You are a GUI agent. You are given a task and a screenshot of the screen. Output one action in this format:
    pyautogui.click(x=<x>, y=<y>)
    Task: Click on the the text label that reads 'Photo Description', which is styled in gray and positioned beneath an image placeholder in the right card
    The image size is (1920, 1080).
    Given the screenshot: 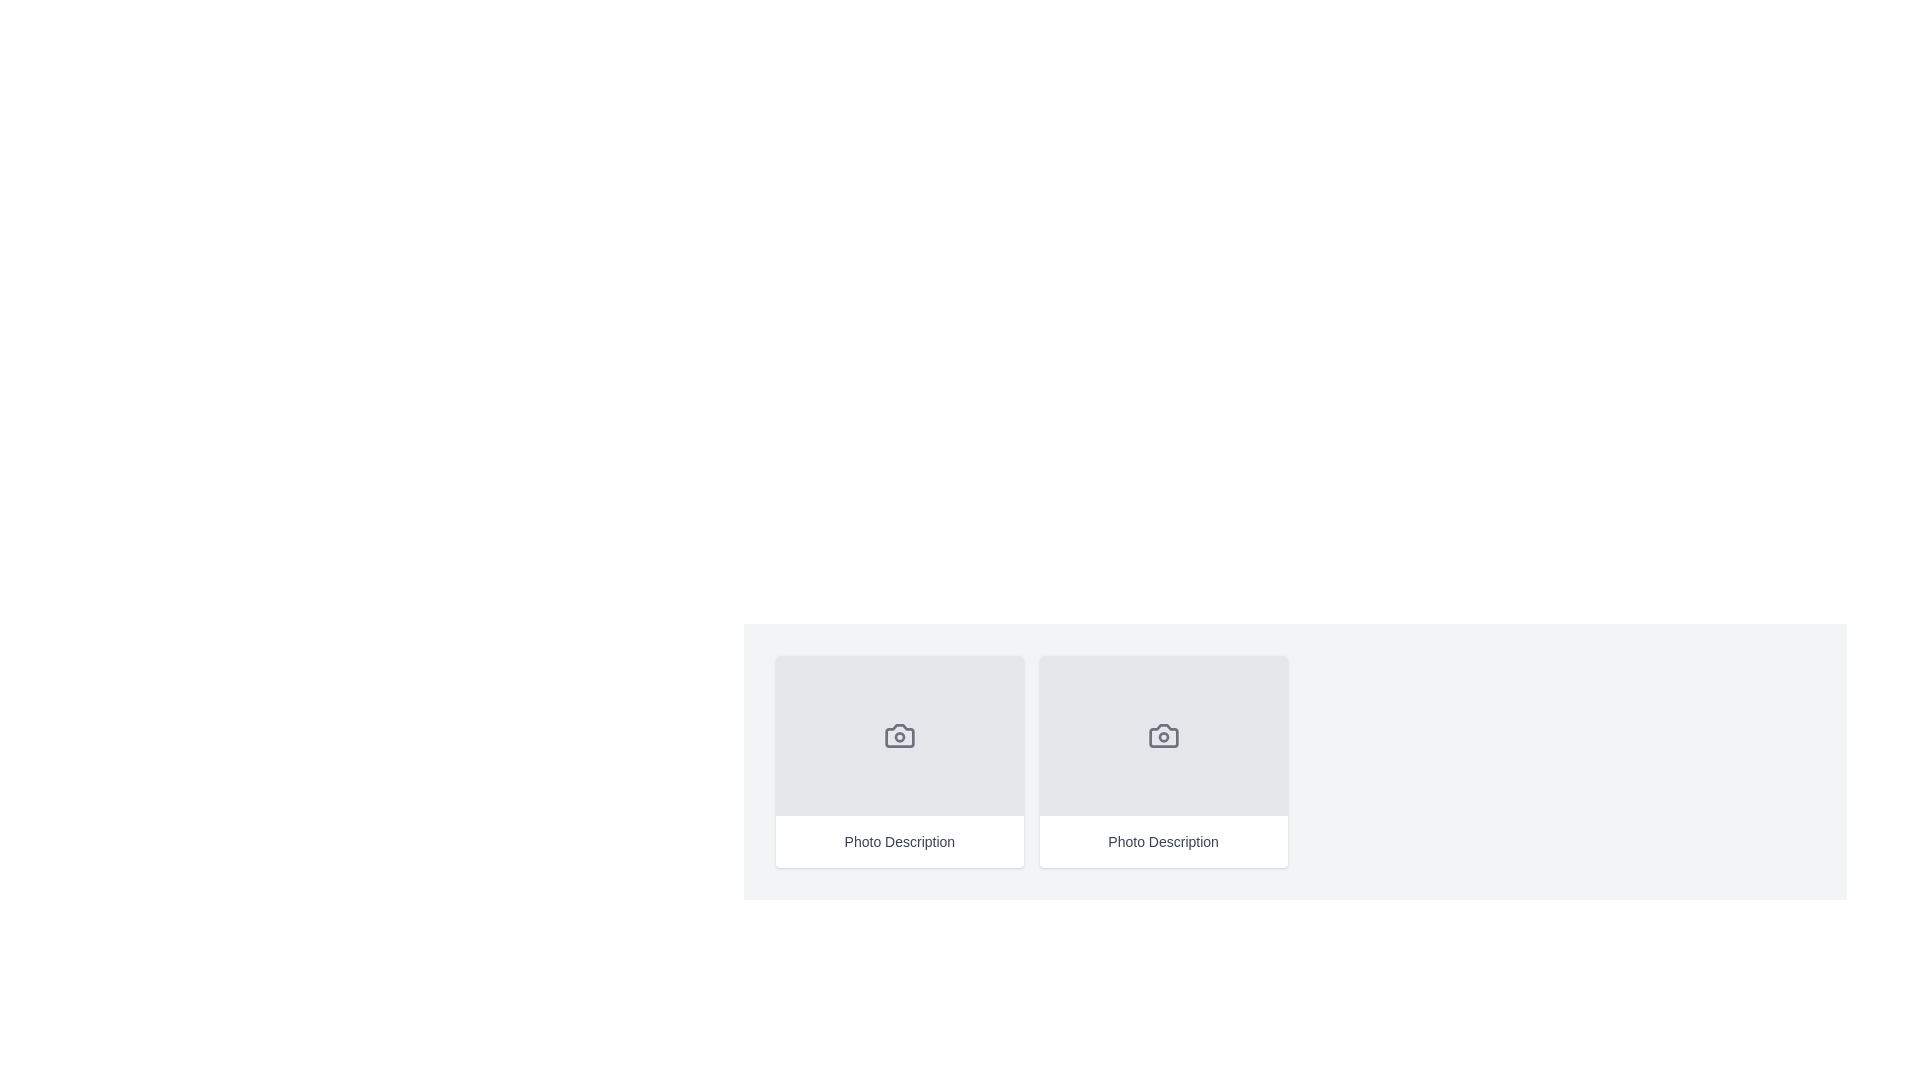 What is the action you would take?
    pyautogui.click(x=1163, y=841)
    